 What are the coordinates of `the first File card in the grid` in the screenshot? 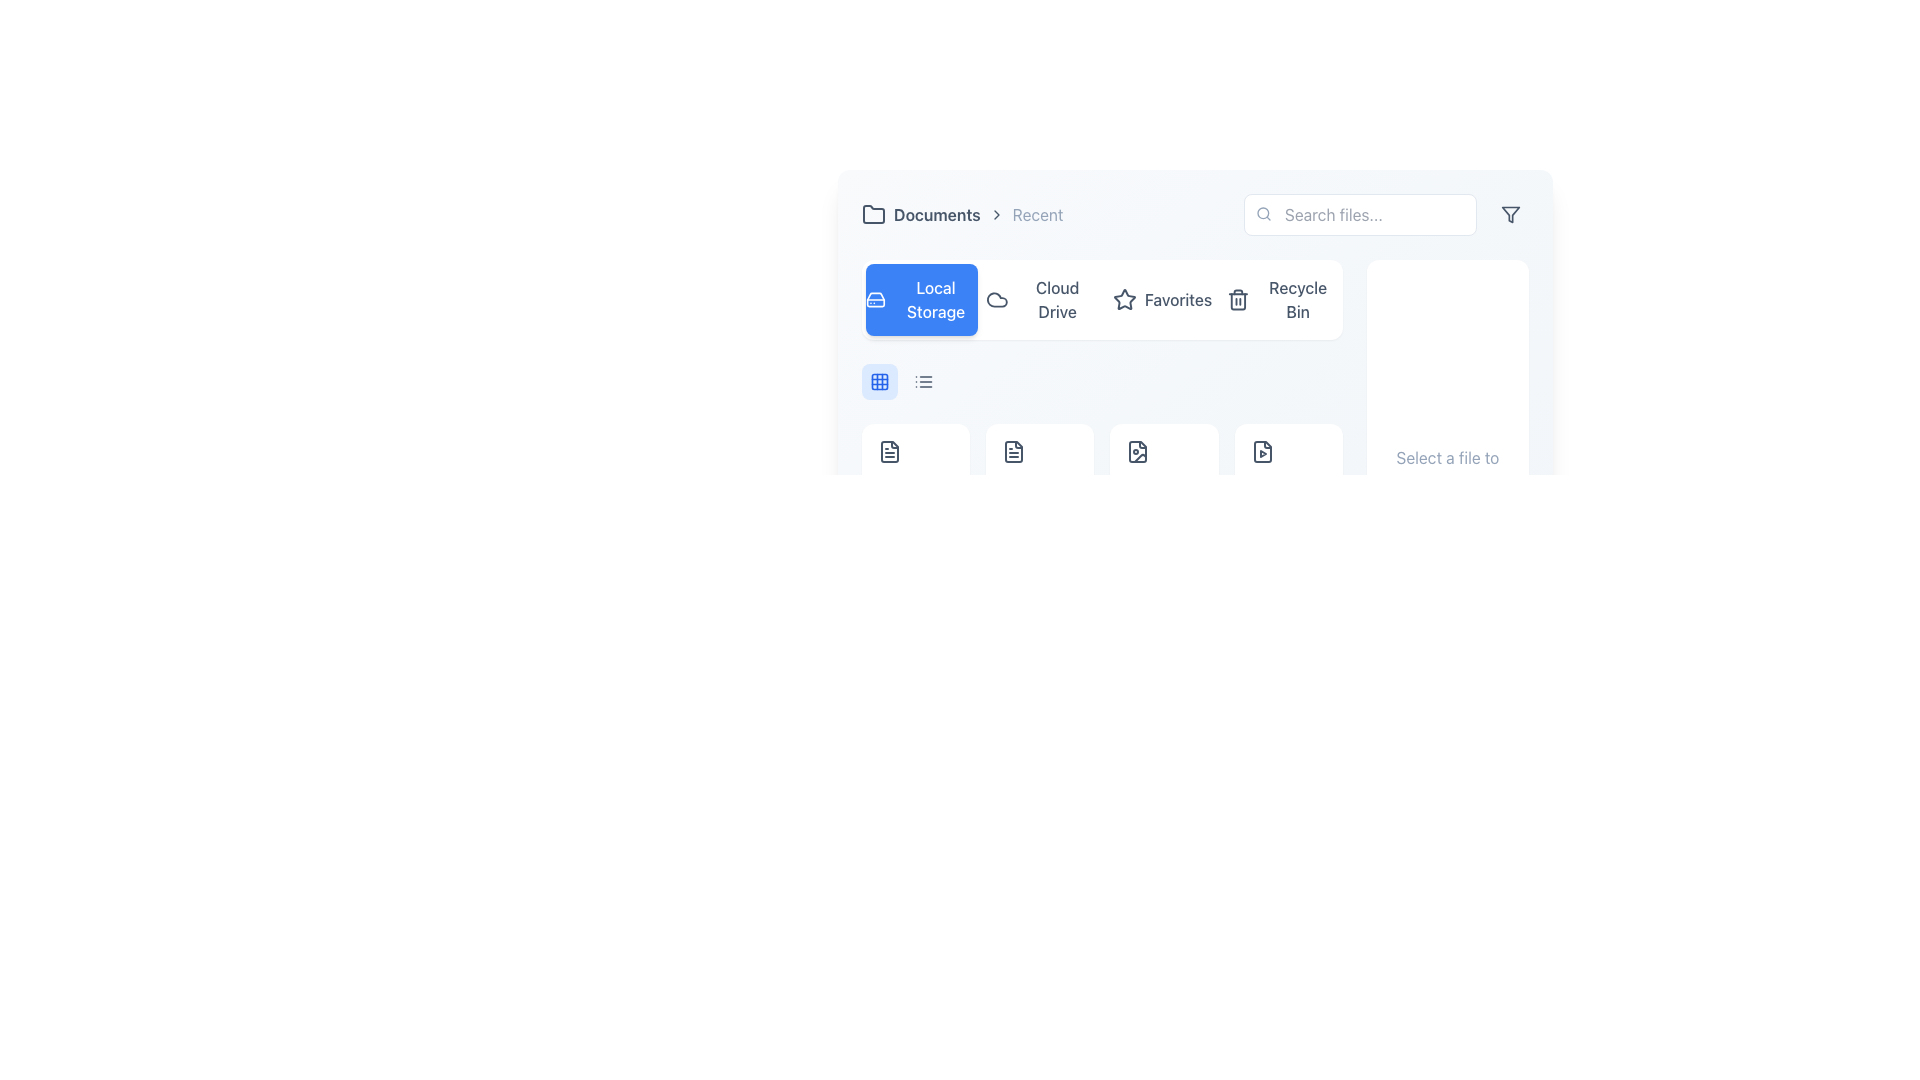 It's located at (915, 483).